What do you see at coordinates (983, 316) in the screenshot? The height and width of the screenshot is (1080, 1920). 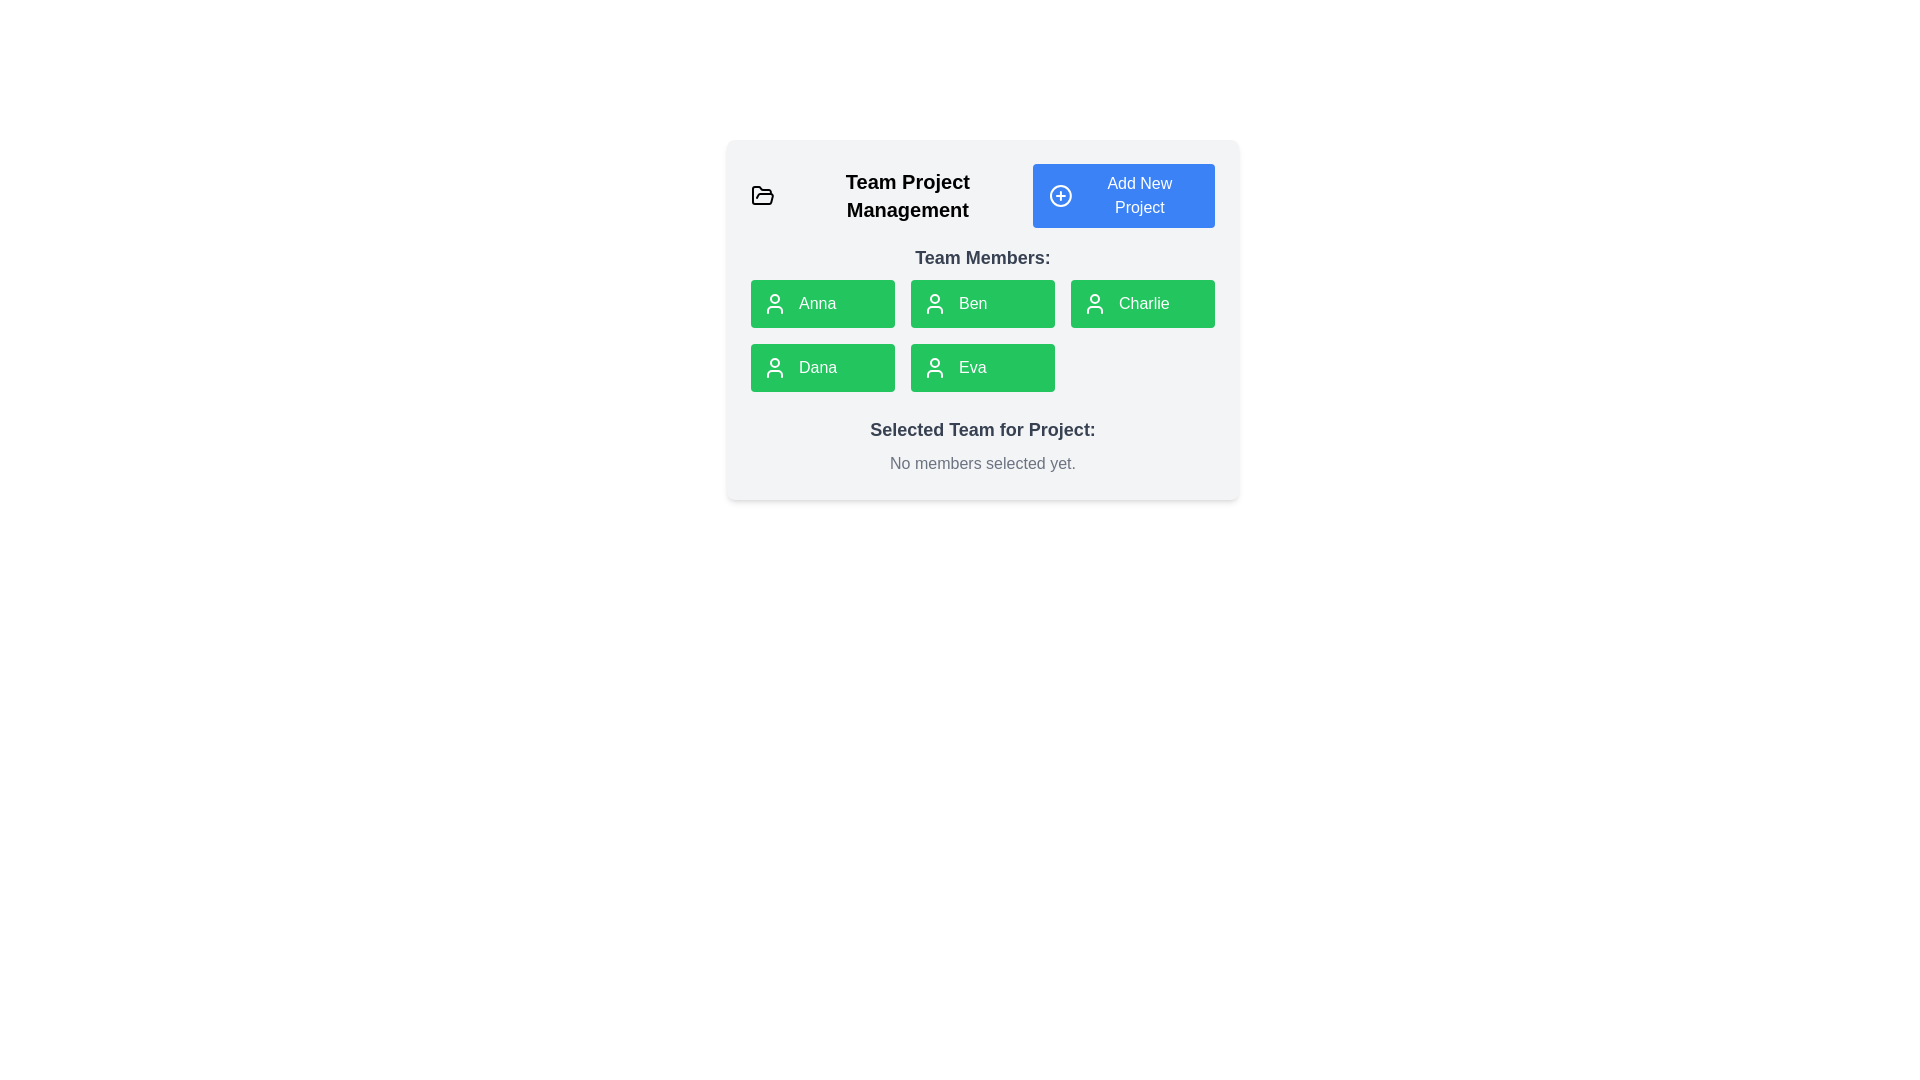 I see `the 'Ben' button, which is a rectangular button with a green background and white text` at bounding box center [983, 316].